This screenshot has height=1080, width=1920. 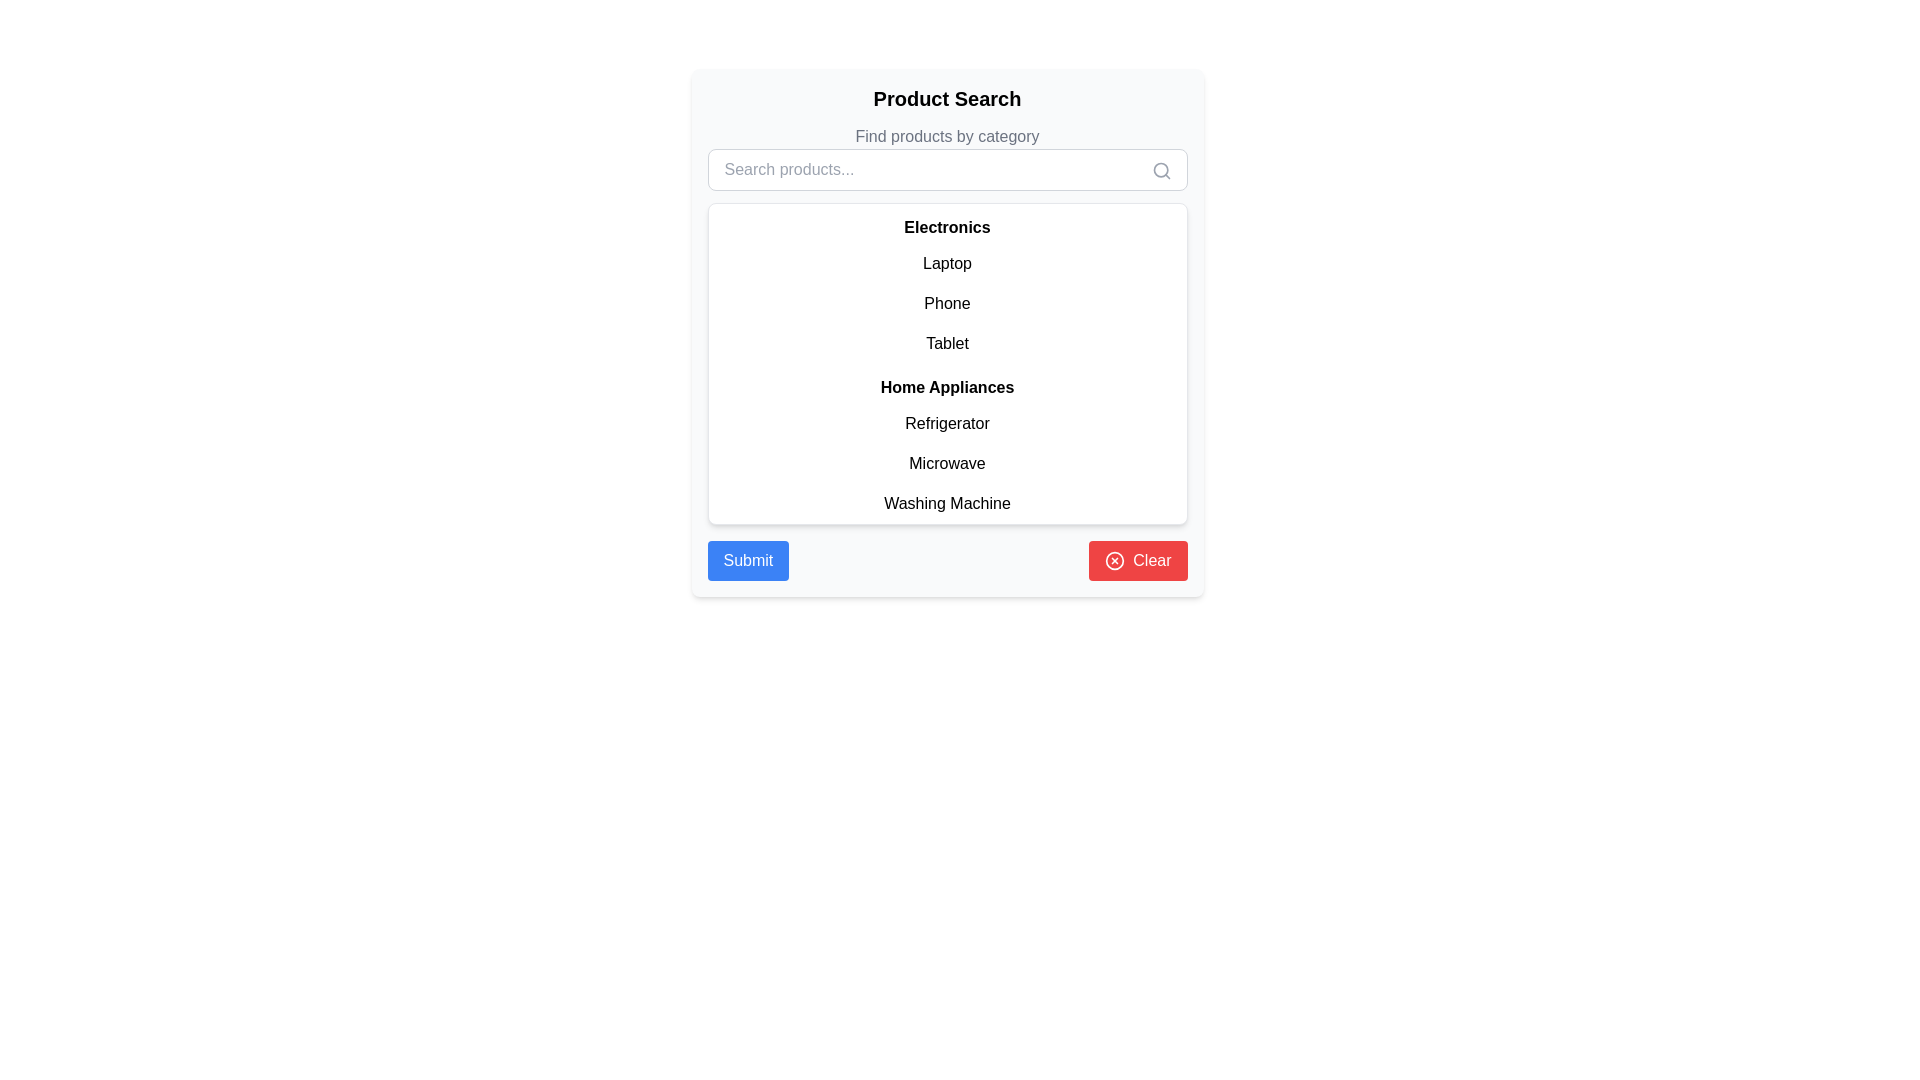 I want to click on the 'Microwave' text label, which is the third item in the 'Home Appliances' section of the list, styled with a clean sans-serif typeface and changes color on hover, so click(x=946, y=463).